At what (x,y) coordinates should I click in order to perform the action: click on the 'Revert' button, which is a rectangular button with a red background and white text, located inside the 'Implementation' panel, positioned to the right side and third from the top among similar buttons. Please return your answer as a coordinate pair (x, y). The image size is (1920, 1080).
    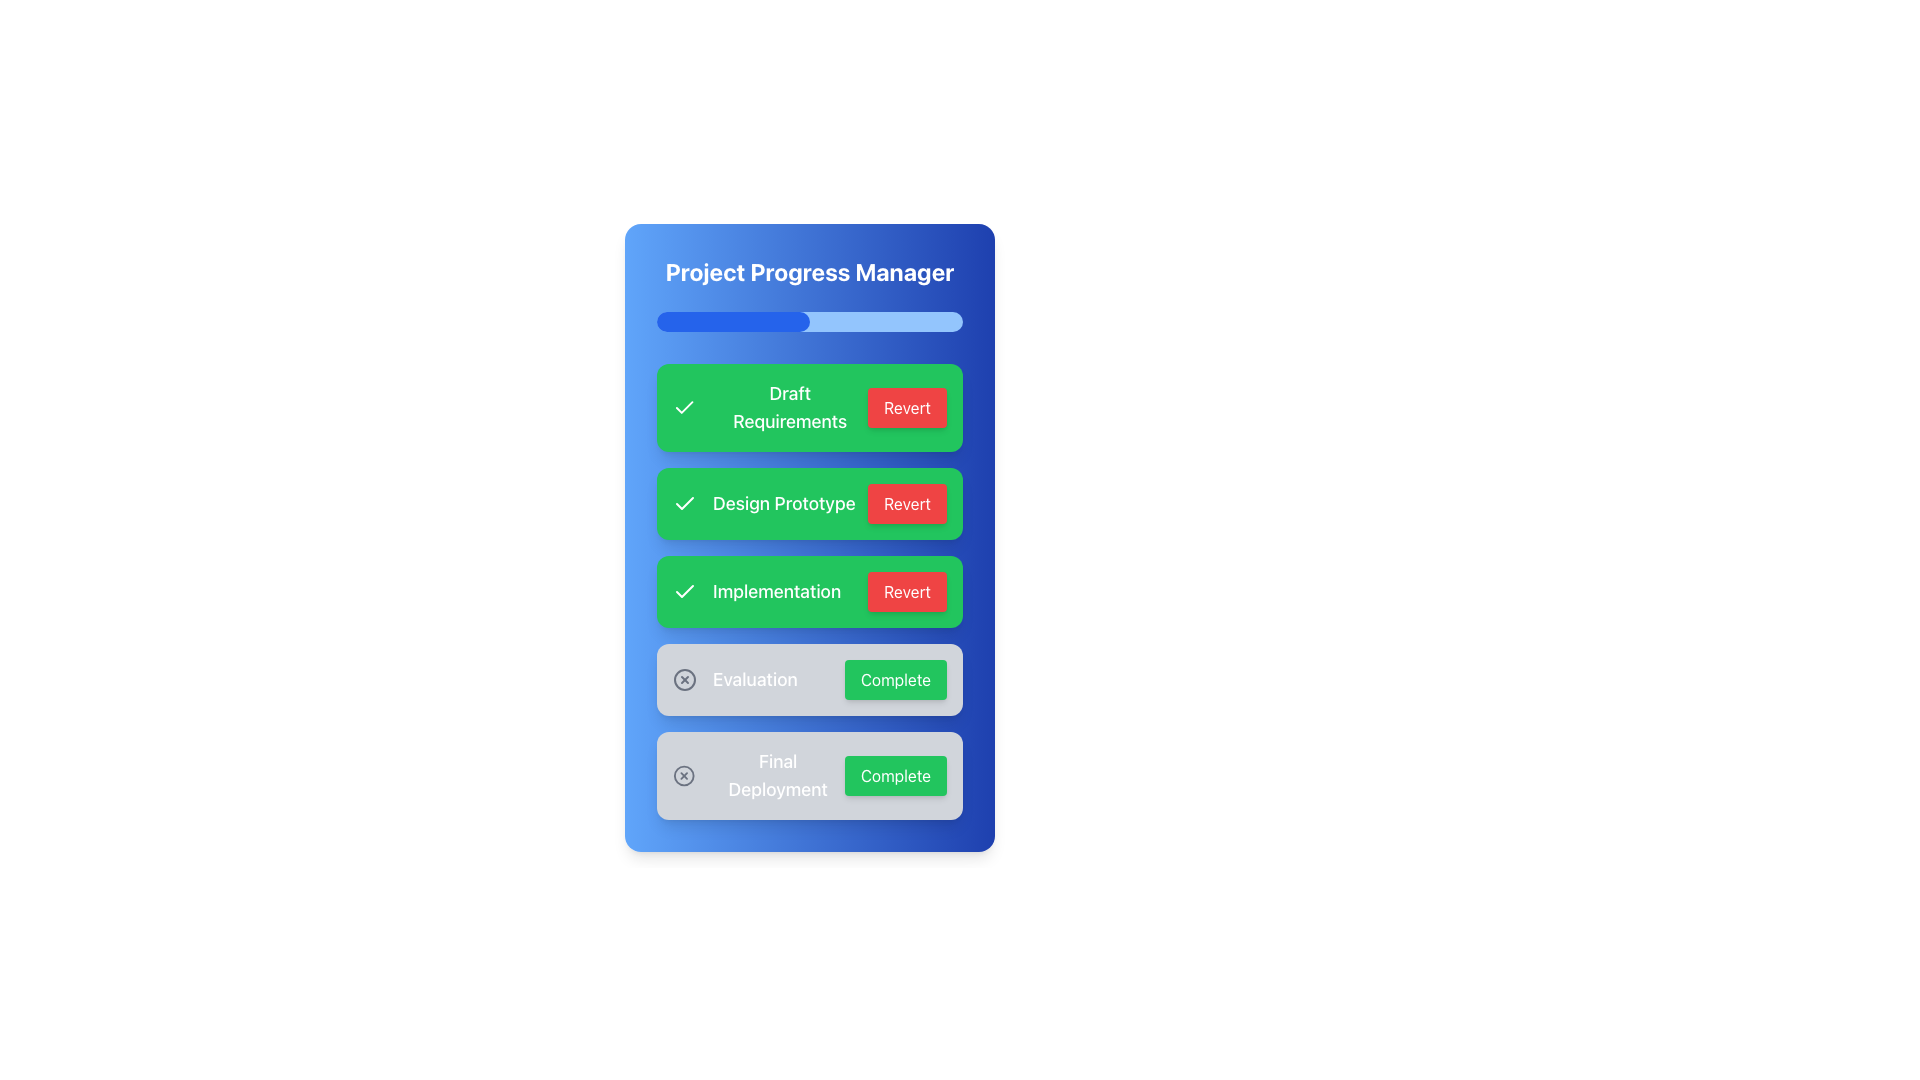
    Looking at the image, I should click on (906, 590).